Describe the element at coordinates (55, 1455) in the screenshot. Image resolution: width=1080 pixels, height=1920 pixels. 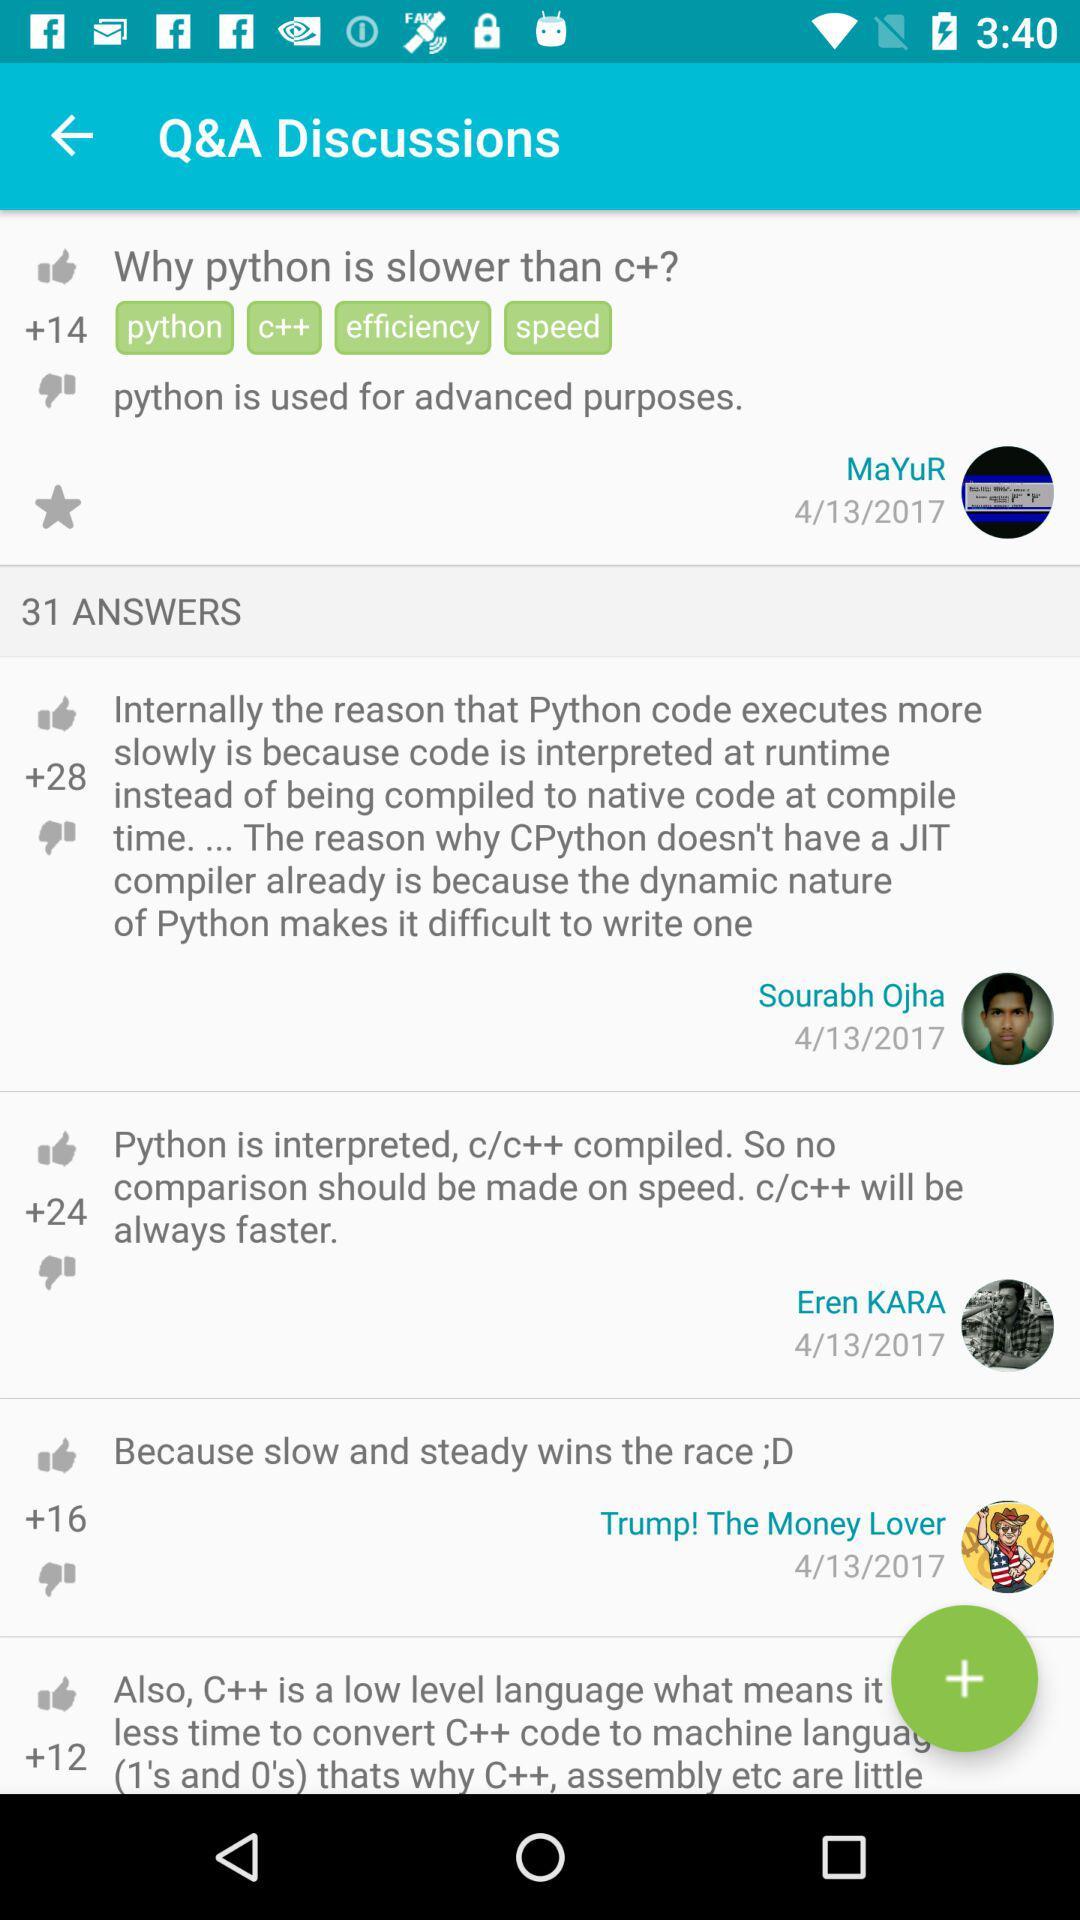
I see `like this answer` at that location.